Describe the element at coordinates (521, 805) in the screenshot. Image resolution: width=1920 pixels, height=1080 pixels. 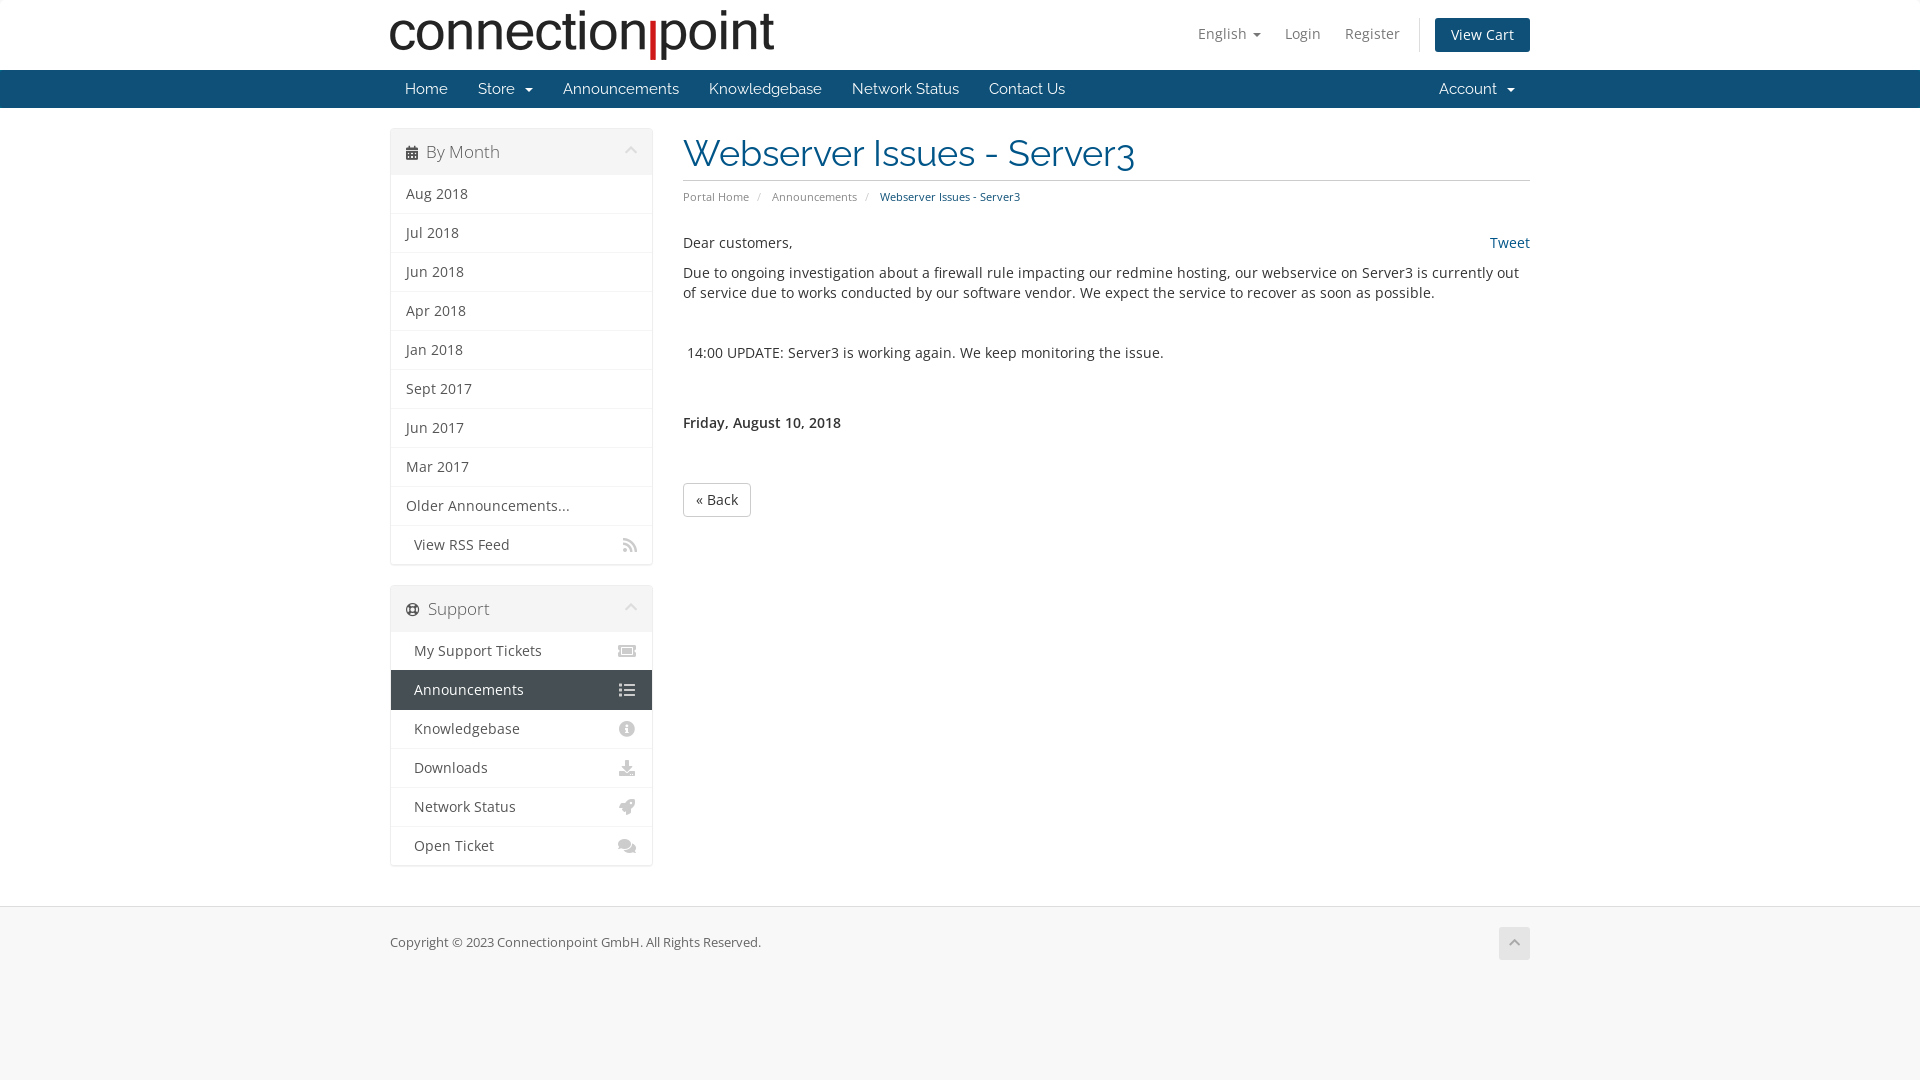
I see `'  Network Status'` at that location.